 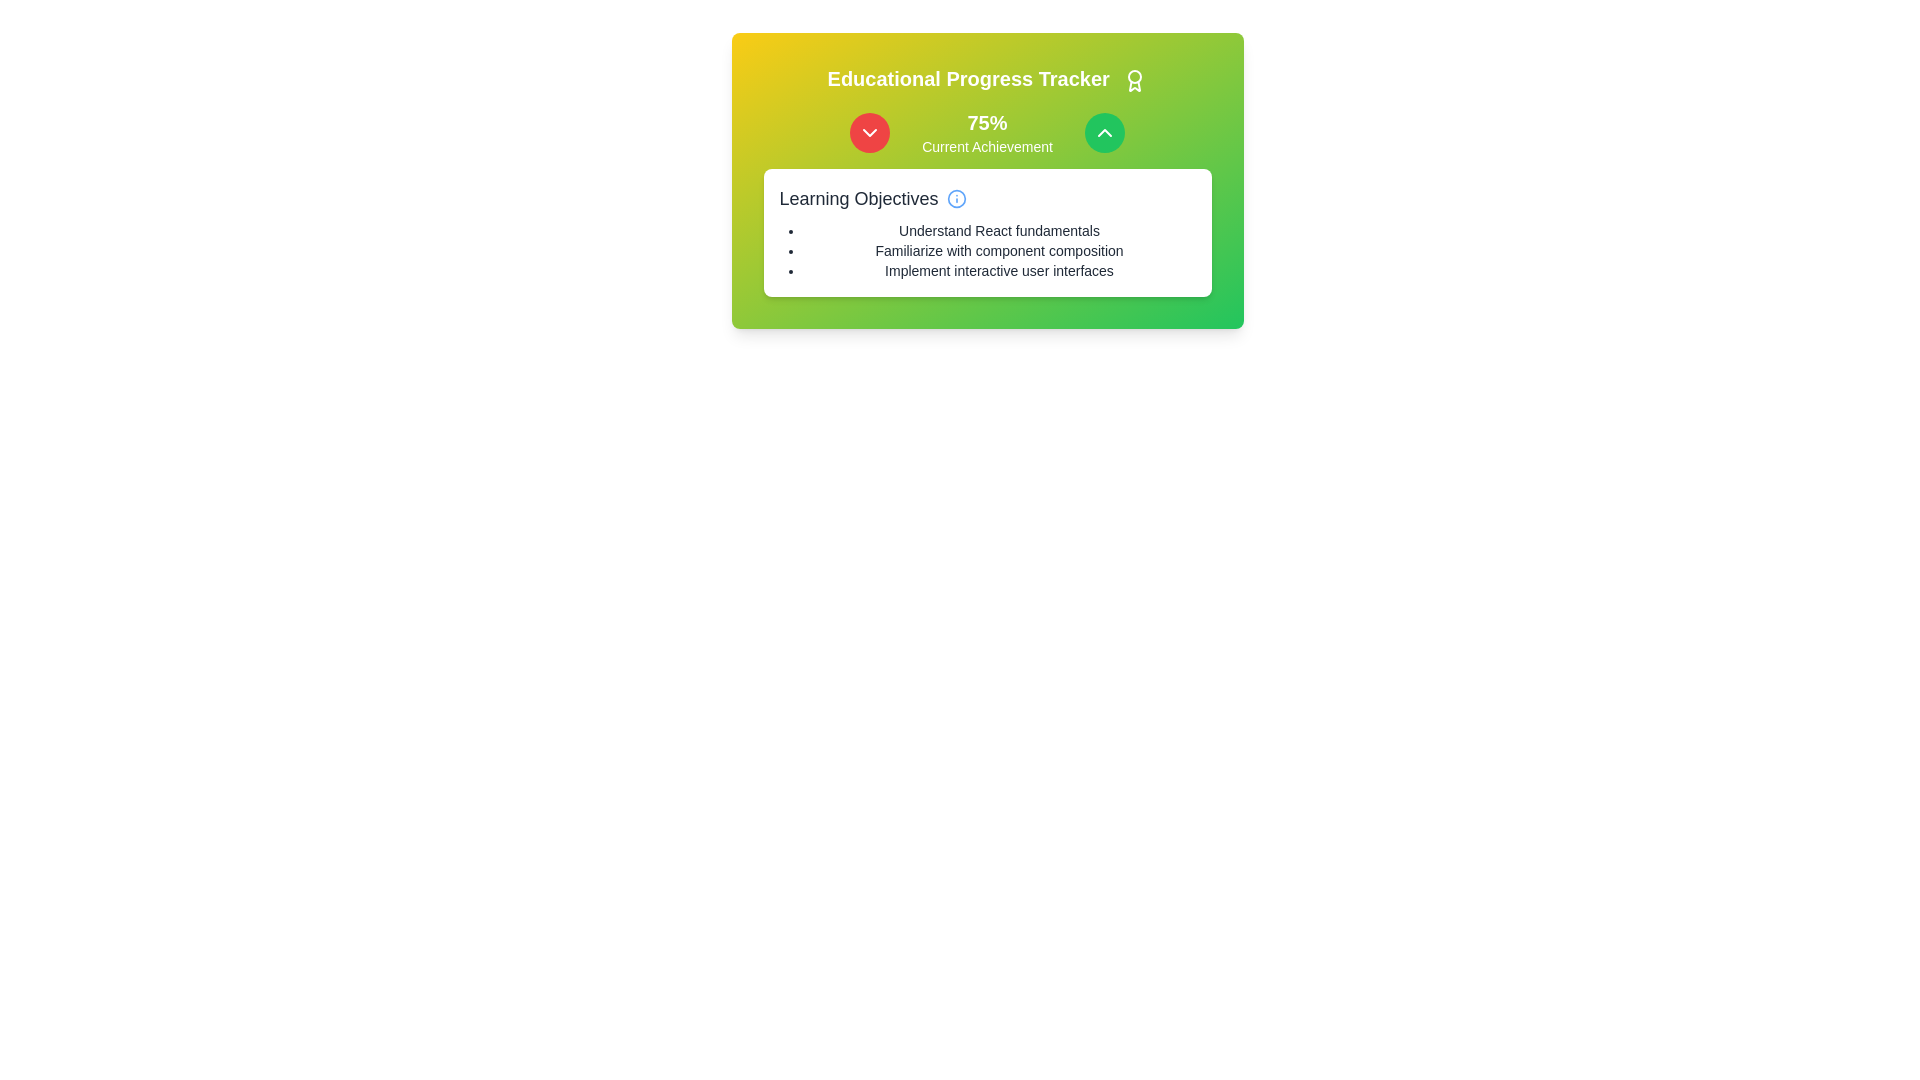 I want to click on the inner circle of the award icon located to the right of the 'Educational Progress Tracker' text, so click(x=1135, y=75).